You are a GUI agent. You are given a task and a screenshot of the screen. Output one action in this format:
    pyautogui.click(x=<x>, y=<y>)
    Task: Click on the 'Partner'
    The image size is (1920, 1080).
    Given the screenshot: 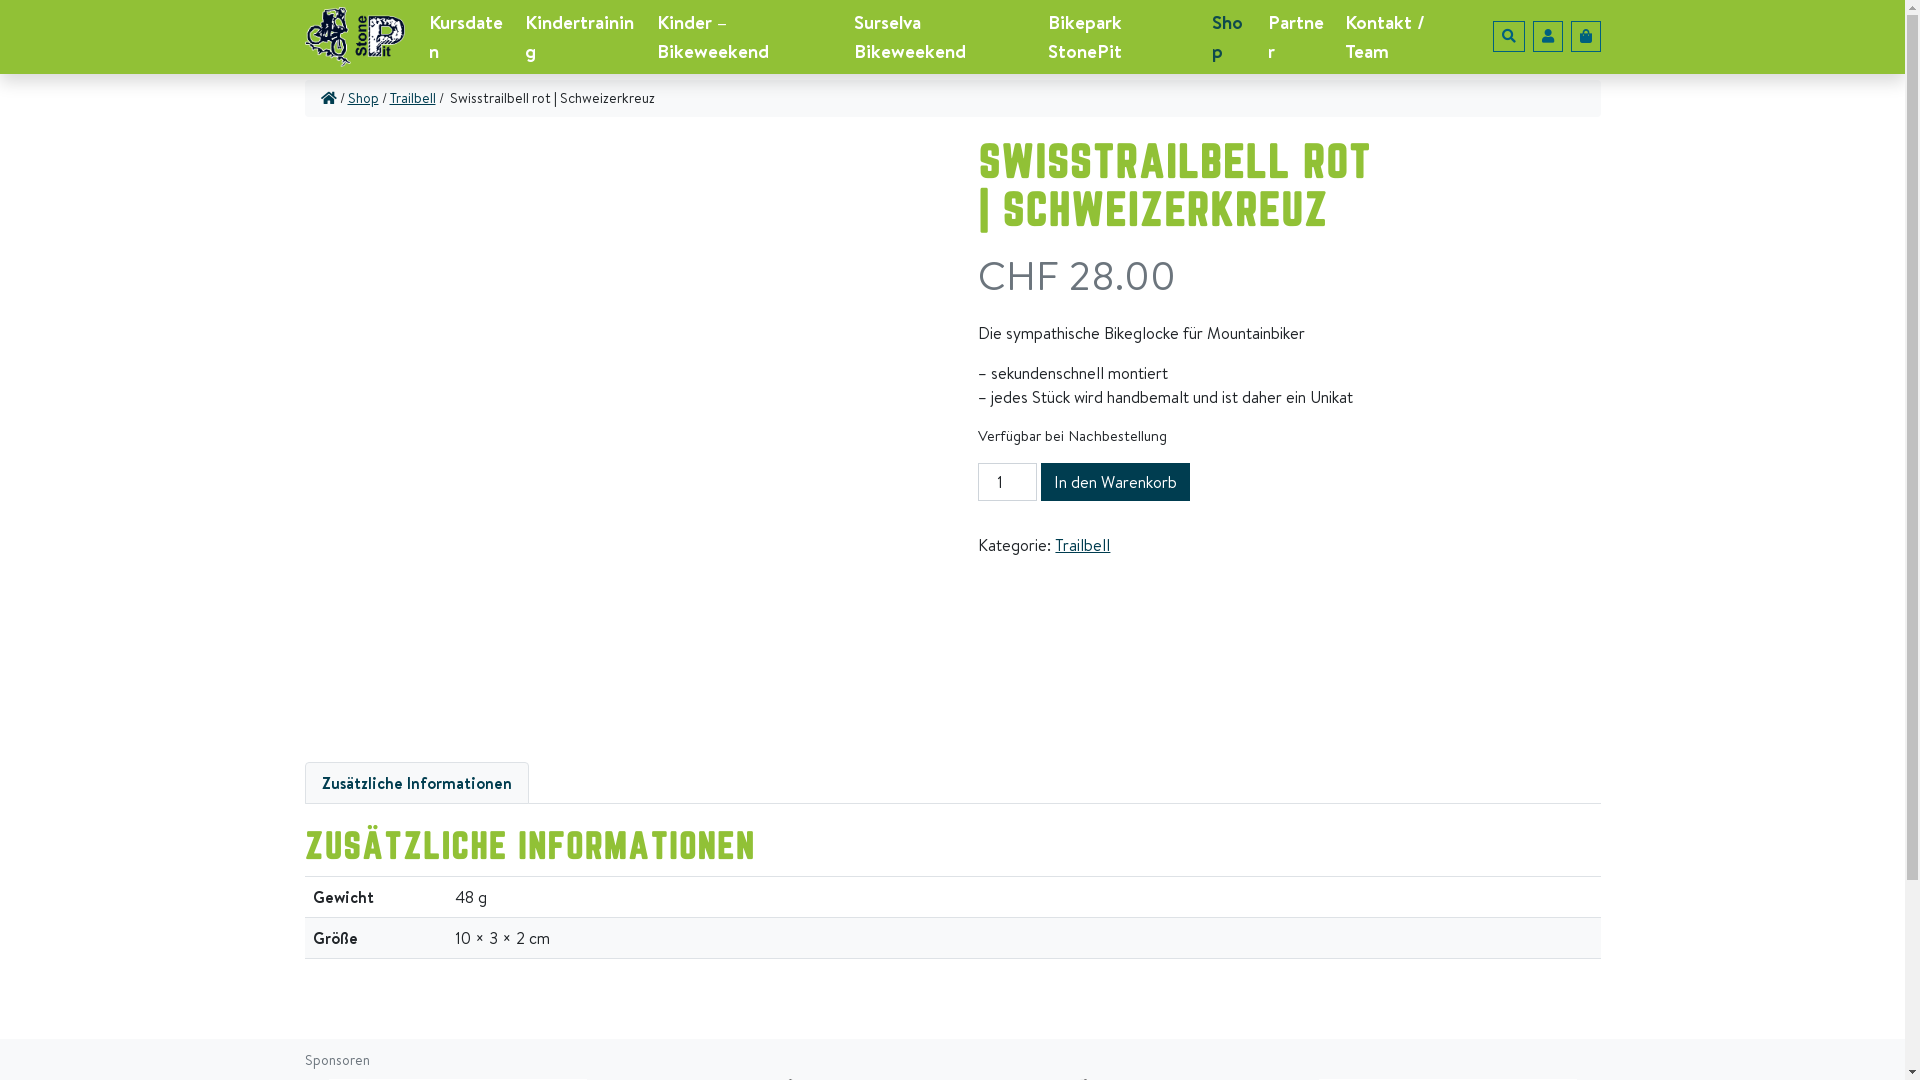 What is the action you would take?
    pyautogui.click(x=1298, y=37)
    